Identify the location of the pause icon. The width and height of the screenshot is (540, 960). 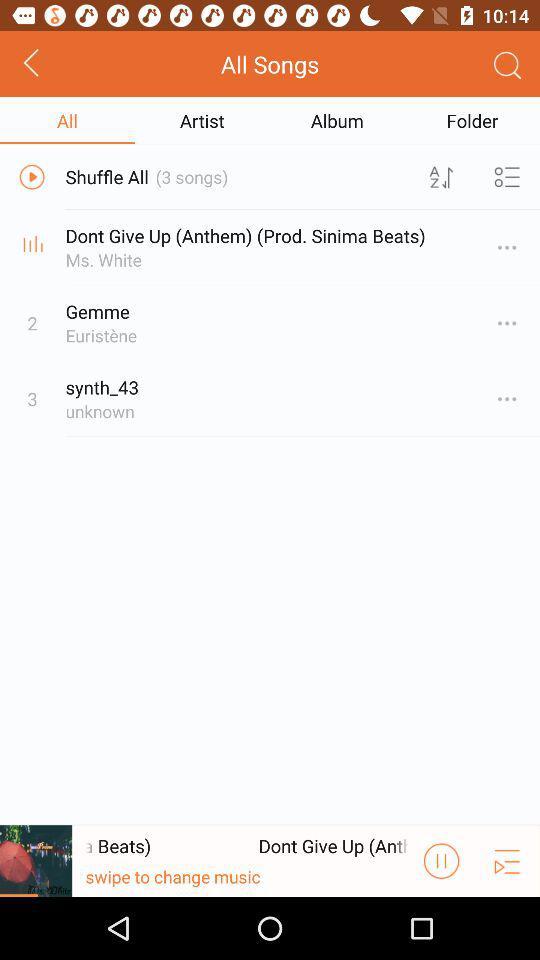
(441, 921).